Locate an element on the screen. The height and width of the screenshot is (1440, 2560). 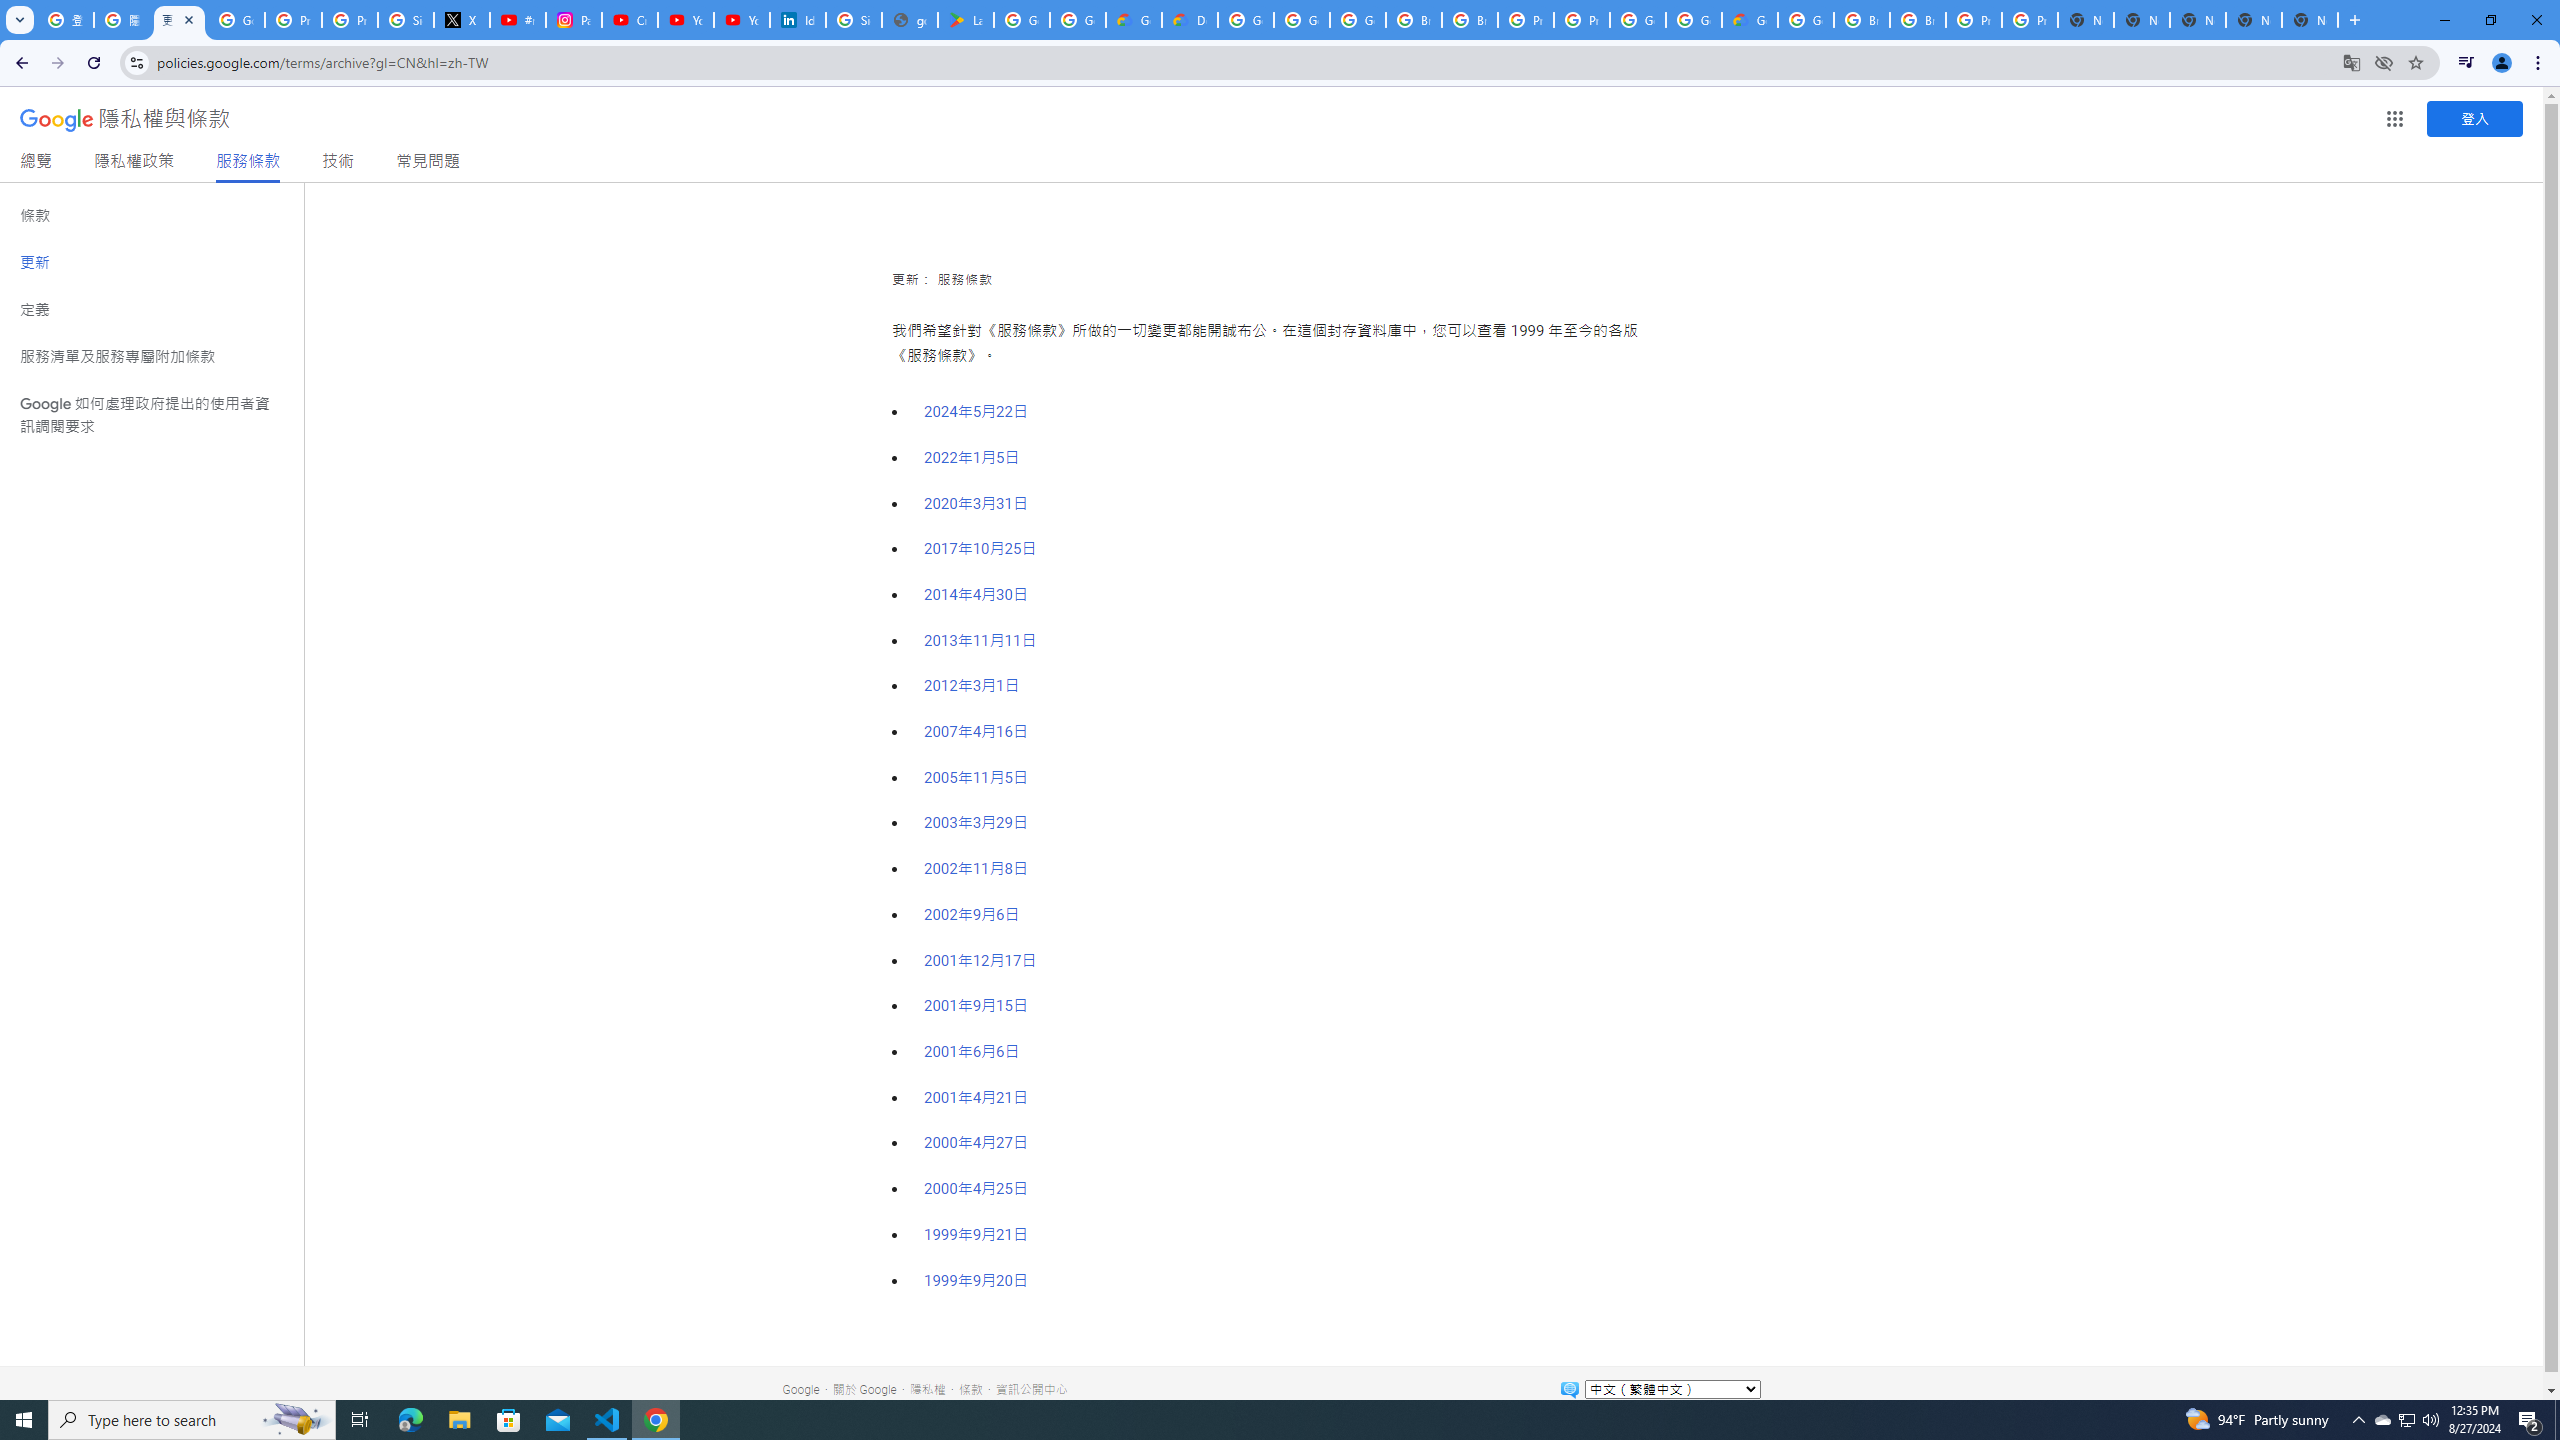
'Browse Chrome as a guest - Computer - Google Chrome Help' is located at coordinates (1414, 19).